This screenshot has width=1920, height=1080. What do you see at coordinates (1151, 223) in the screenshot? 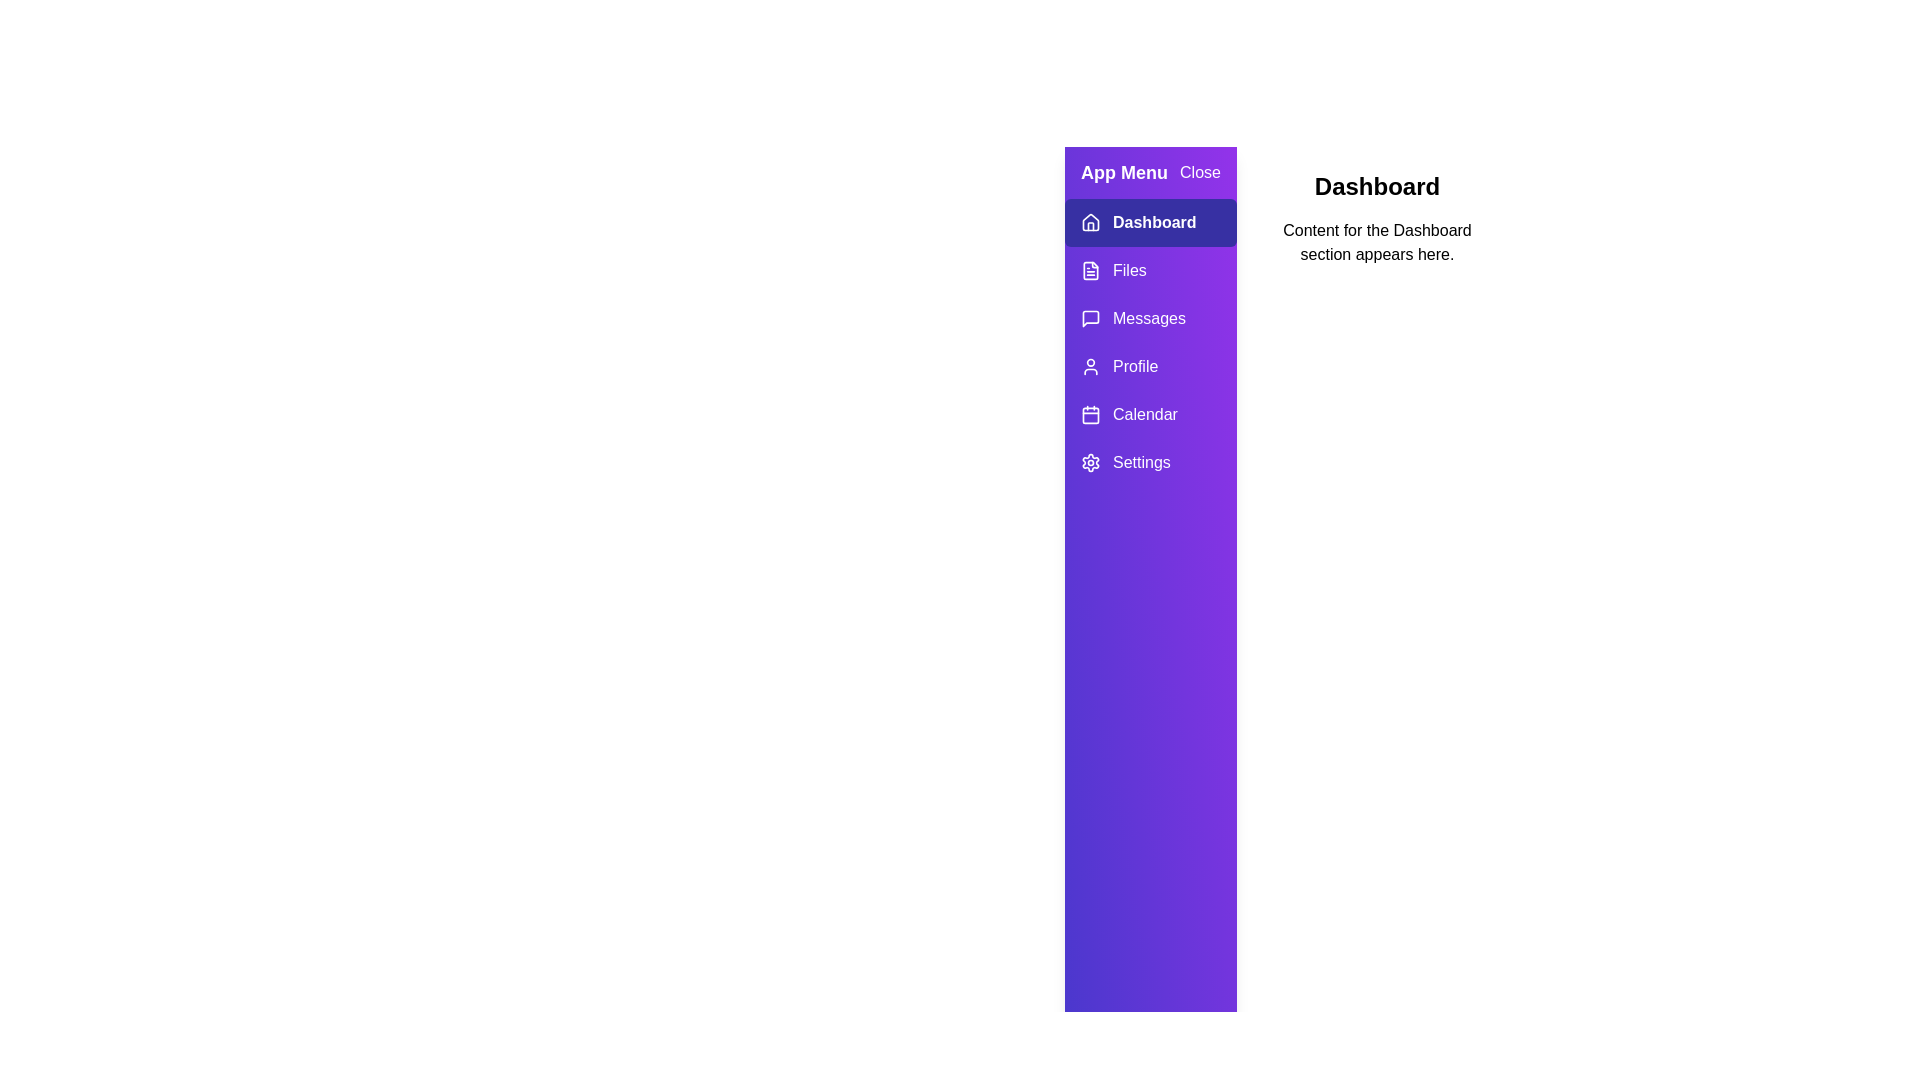
I see `the tab labeled Dashboard in the drawer` at bounding box center [1151, 223].